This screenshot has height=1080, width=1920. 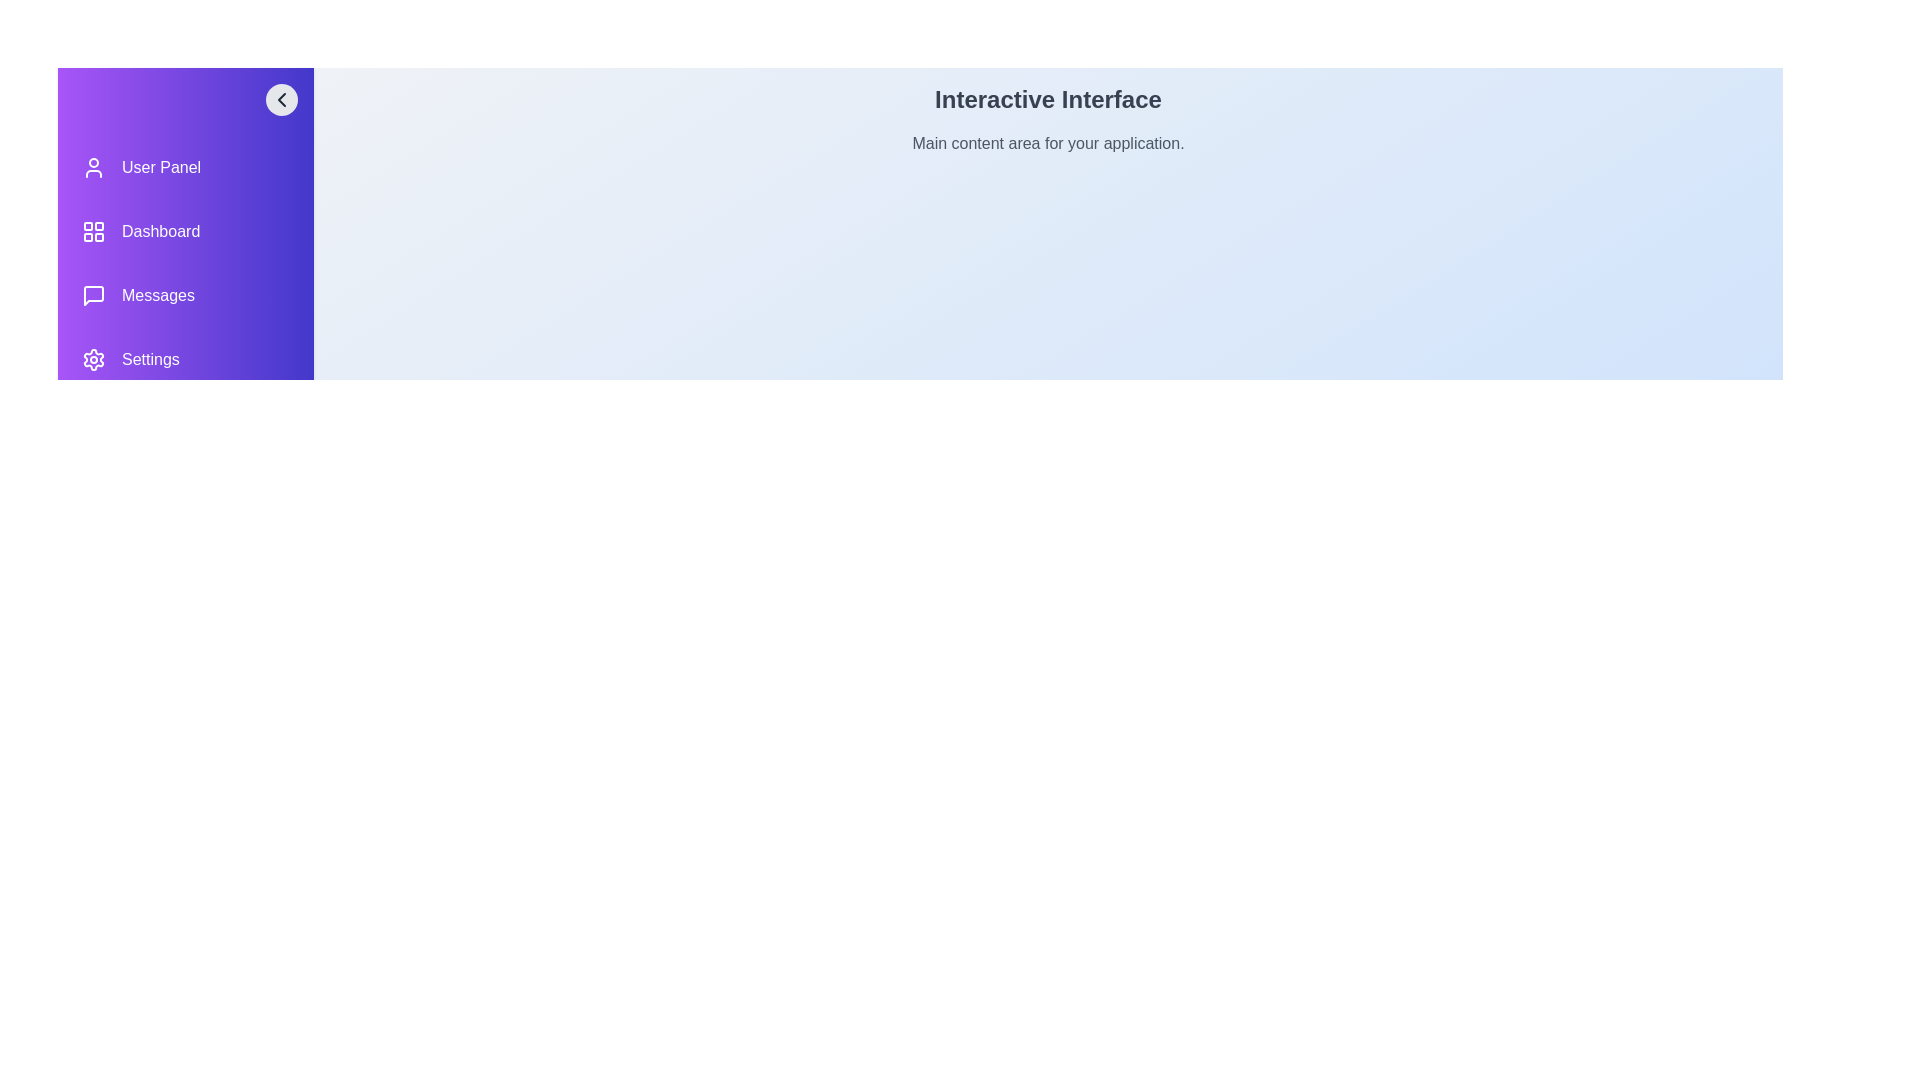 I want to click on the menu item labeled Settings to navigate to its associated section, so click(x=186, y=358).